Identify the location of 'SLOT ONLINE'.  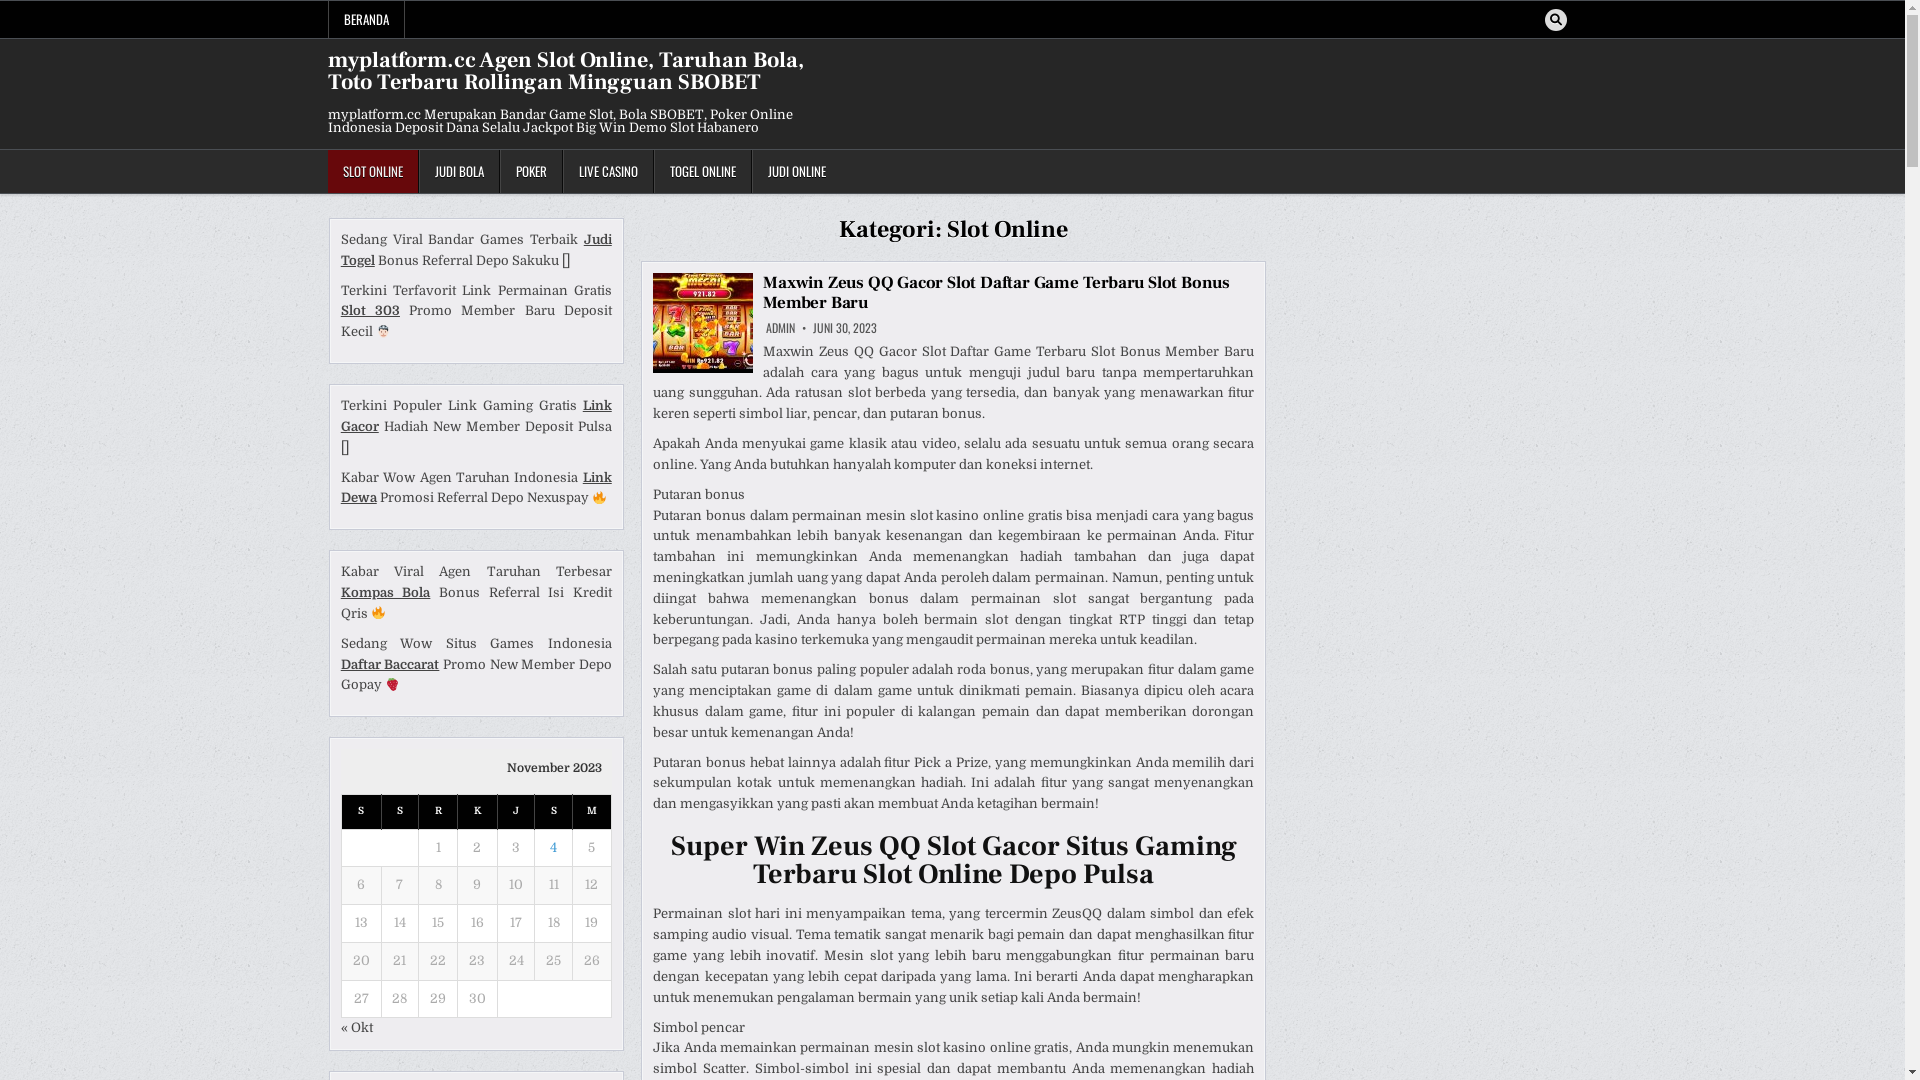
(373, 170).